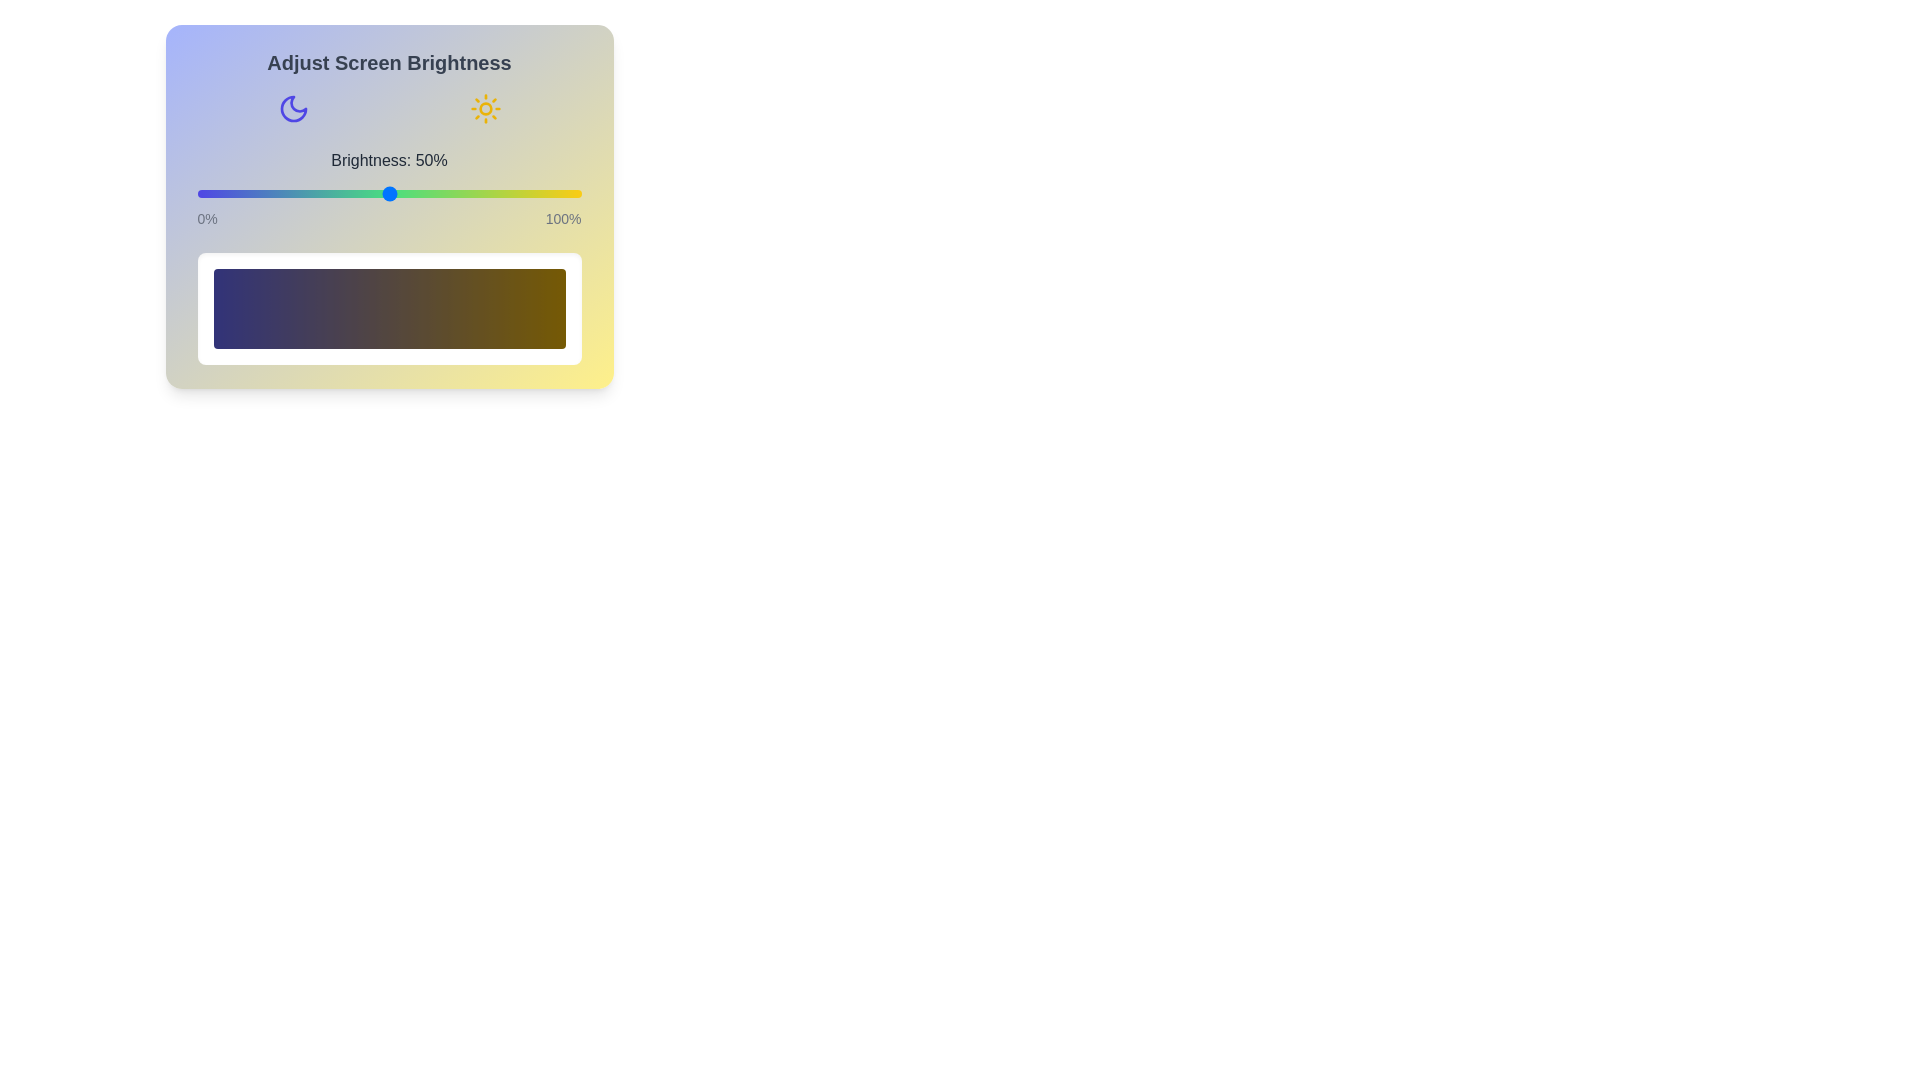 The image size is (1920, 1080). I want to click on the brightness to 96% using the slider, so click(565, 193).